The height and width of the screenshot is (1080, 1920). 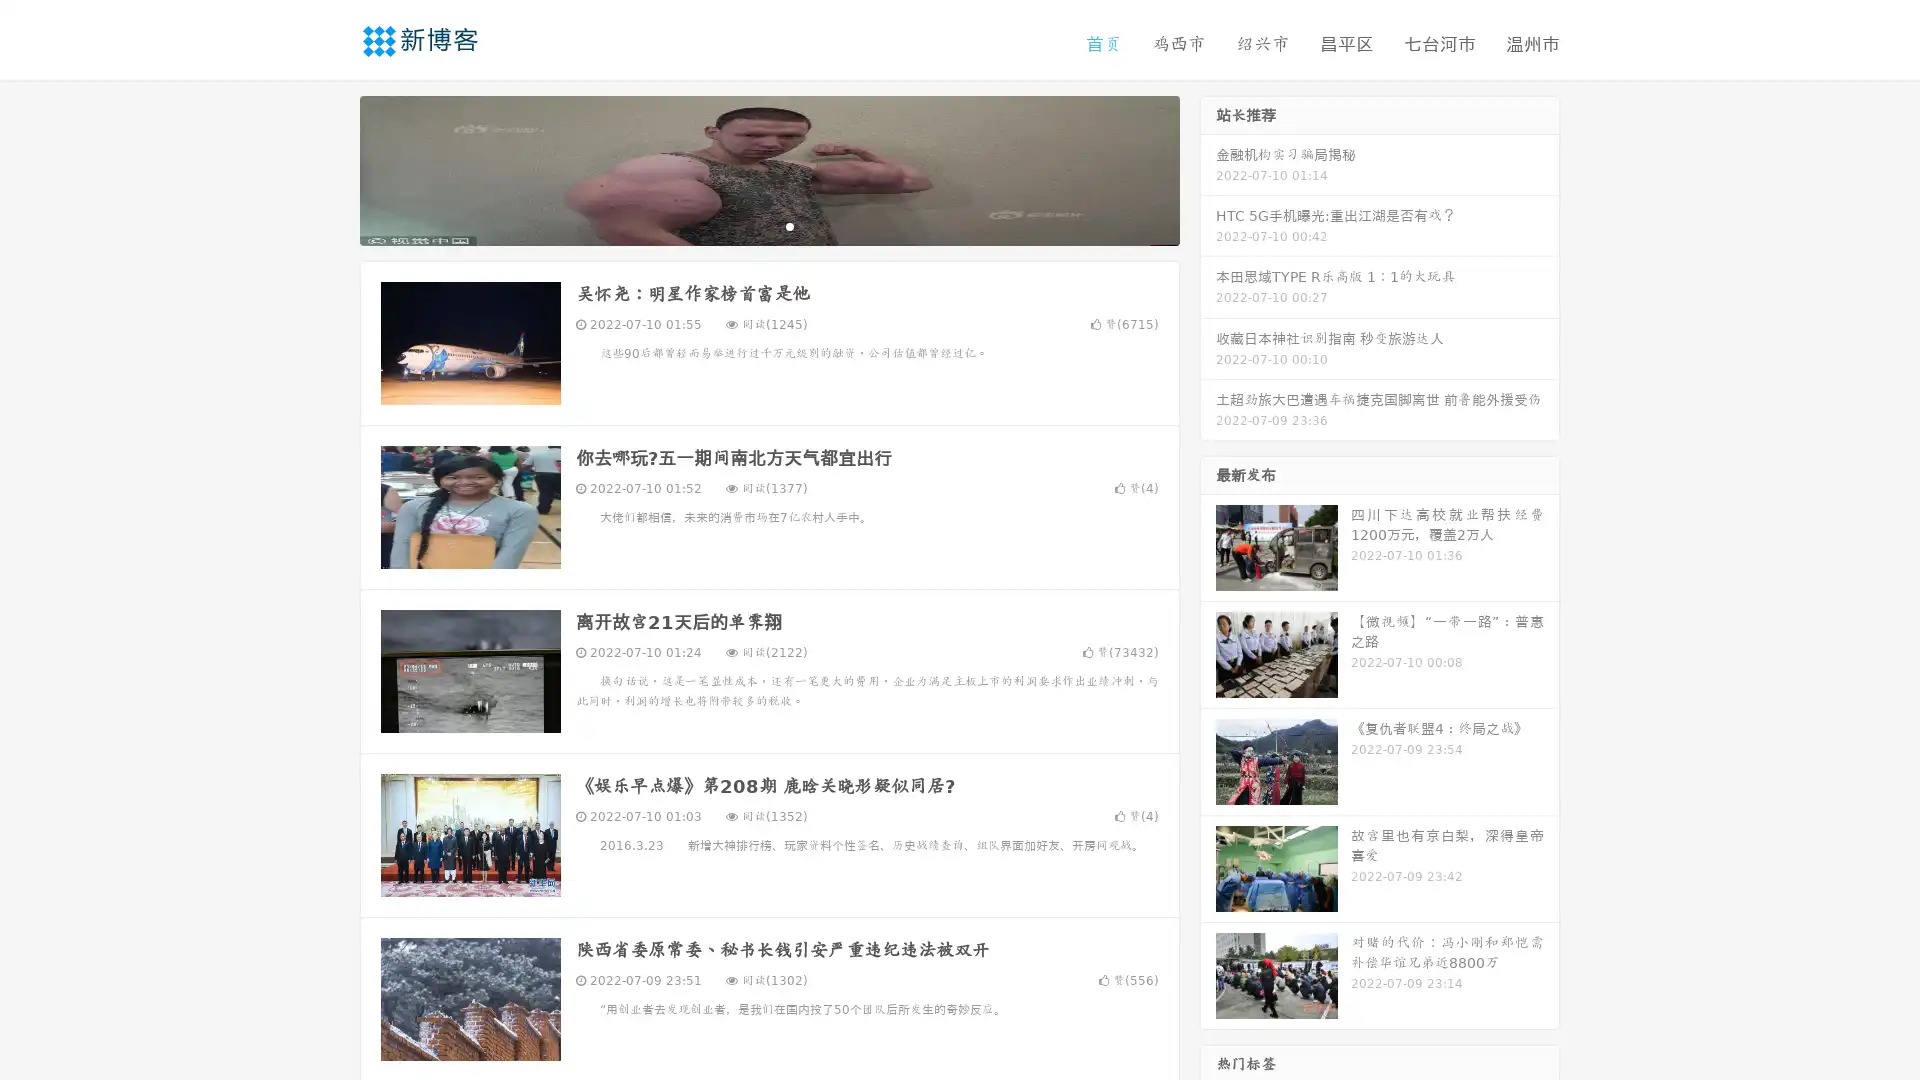 I want to click on Previous slide, so click(x=330, y=168).